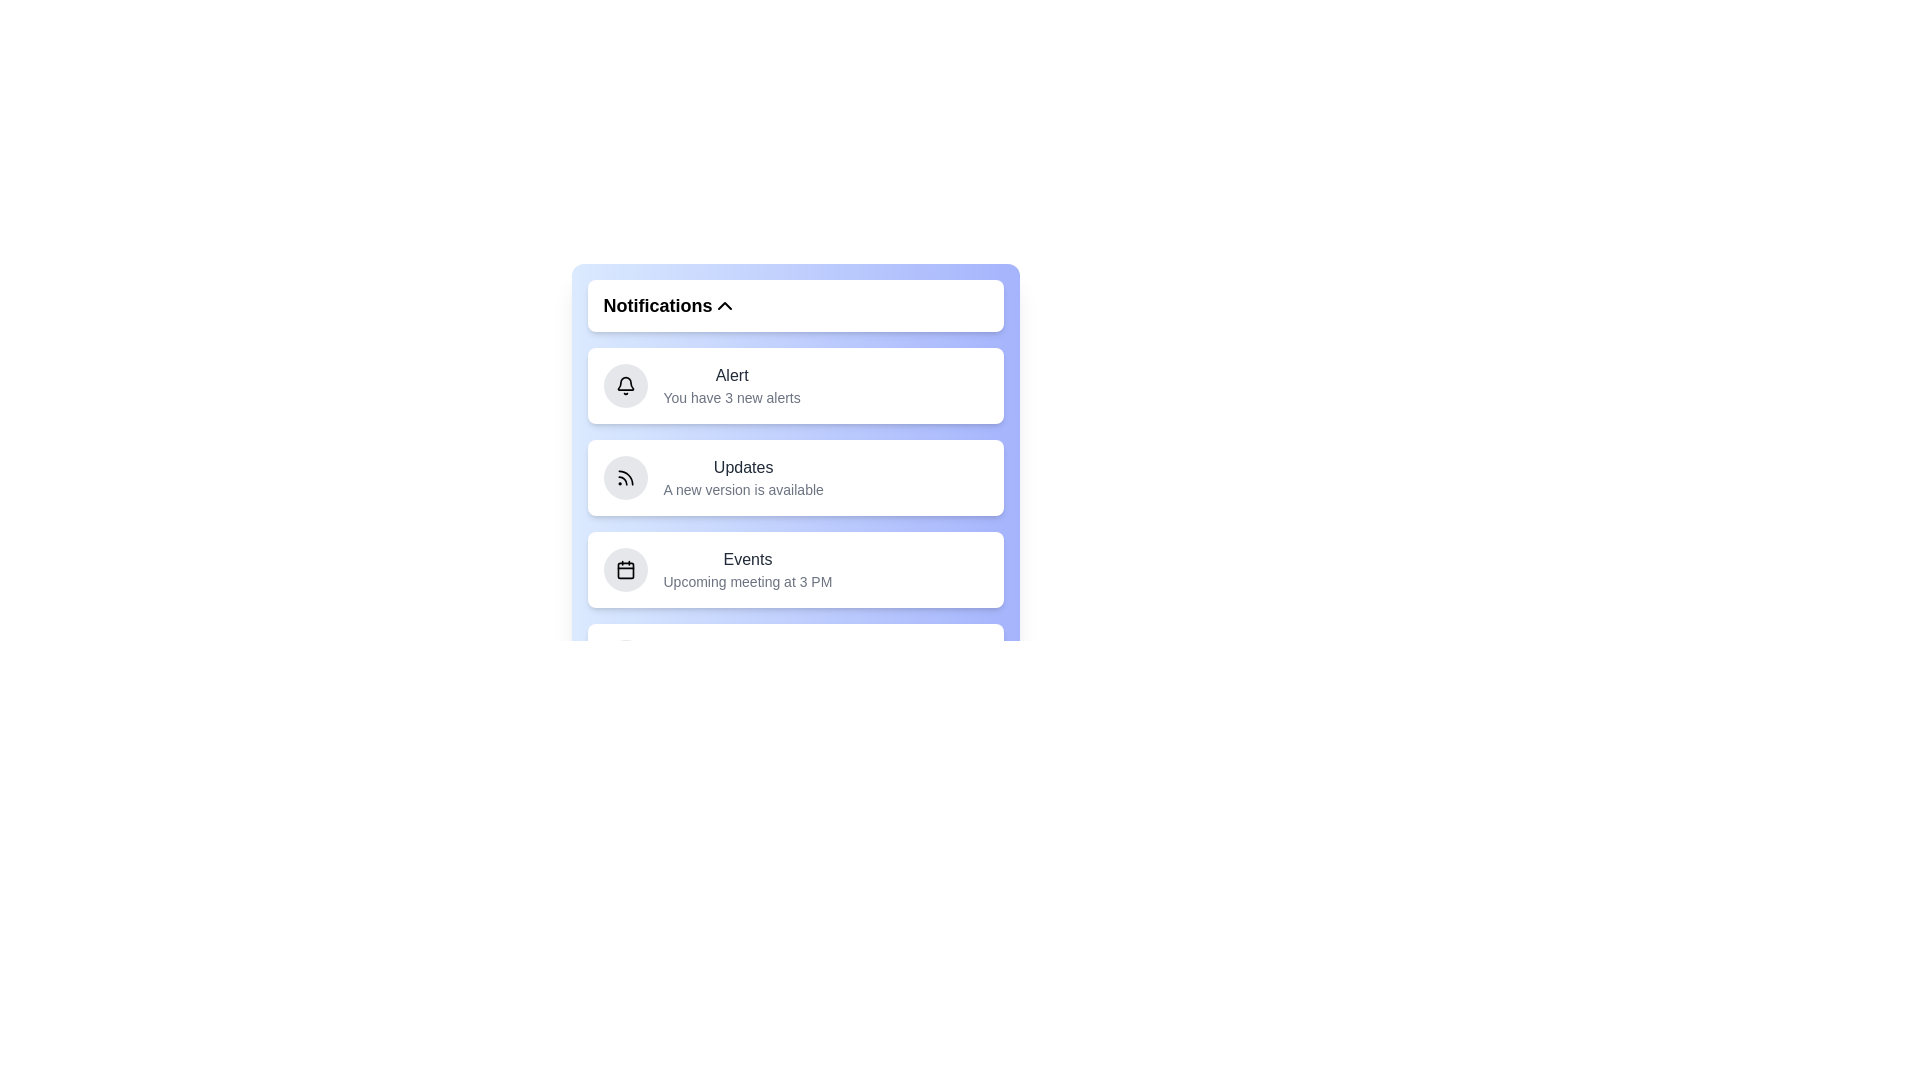 This screenshot has width=1920, height=1080. Describe the element at coordinates (624, 478) in the screenshot. I see `the icon representing Updates notification` at that location.